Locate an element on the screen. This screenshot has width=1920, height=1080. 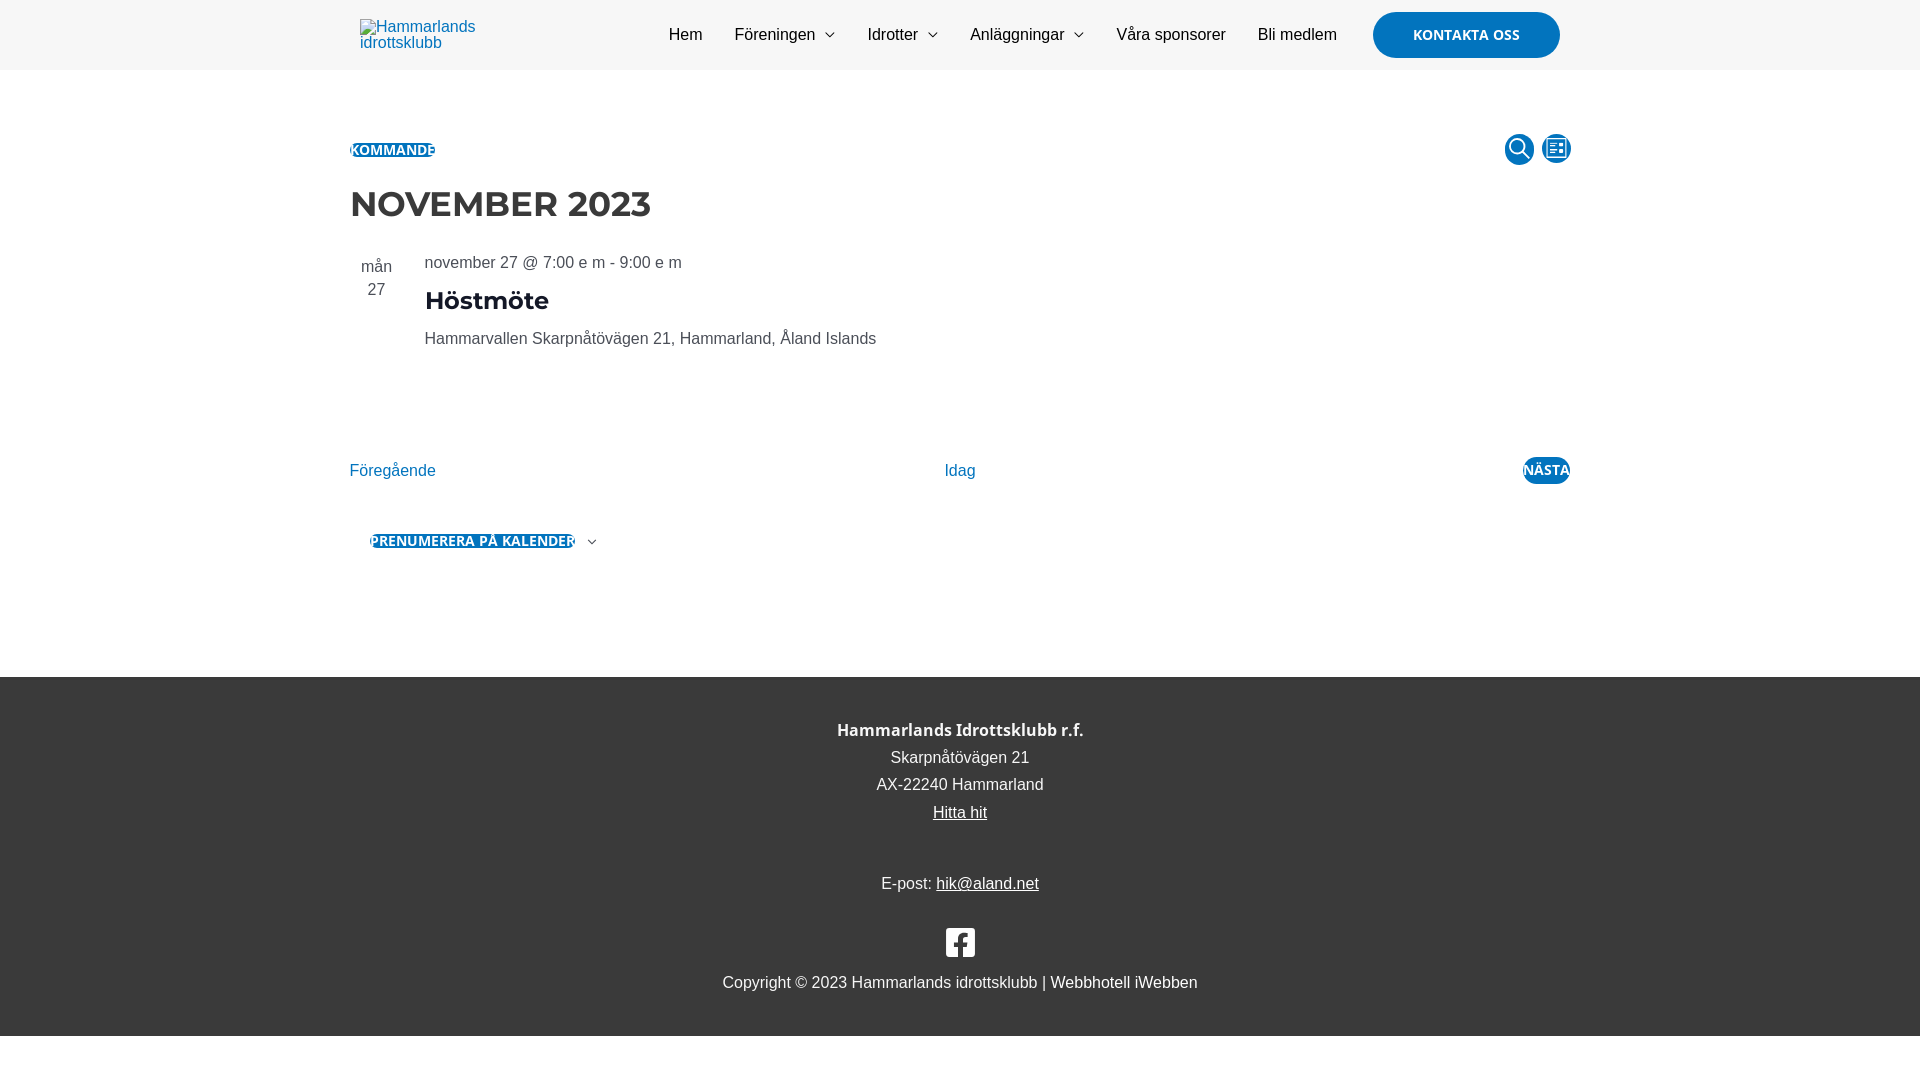
'Idrotter' is located at coordinates (901, 34).